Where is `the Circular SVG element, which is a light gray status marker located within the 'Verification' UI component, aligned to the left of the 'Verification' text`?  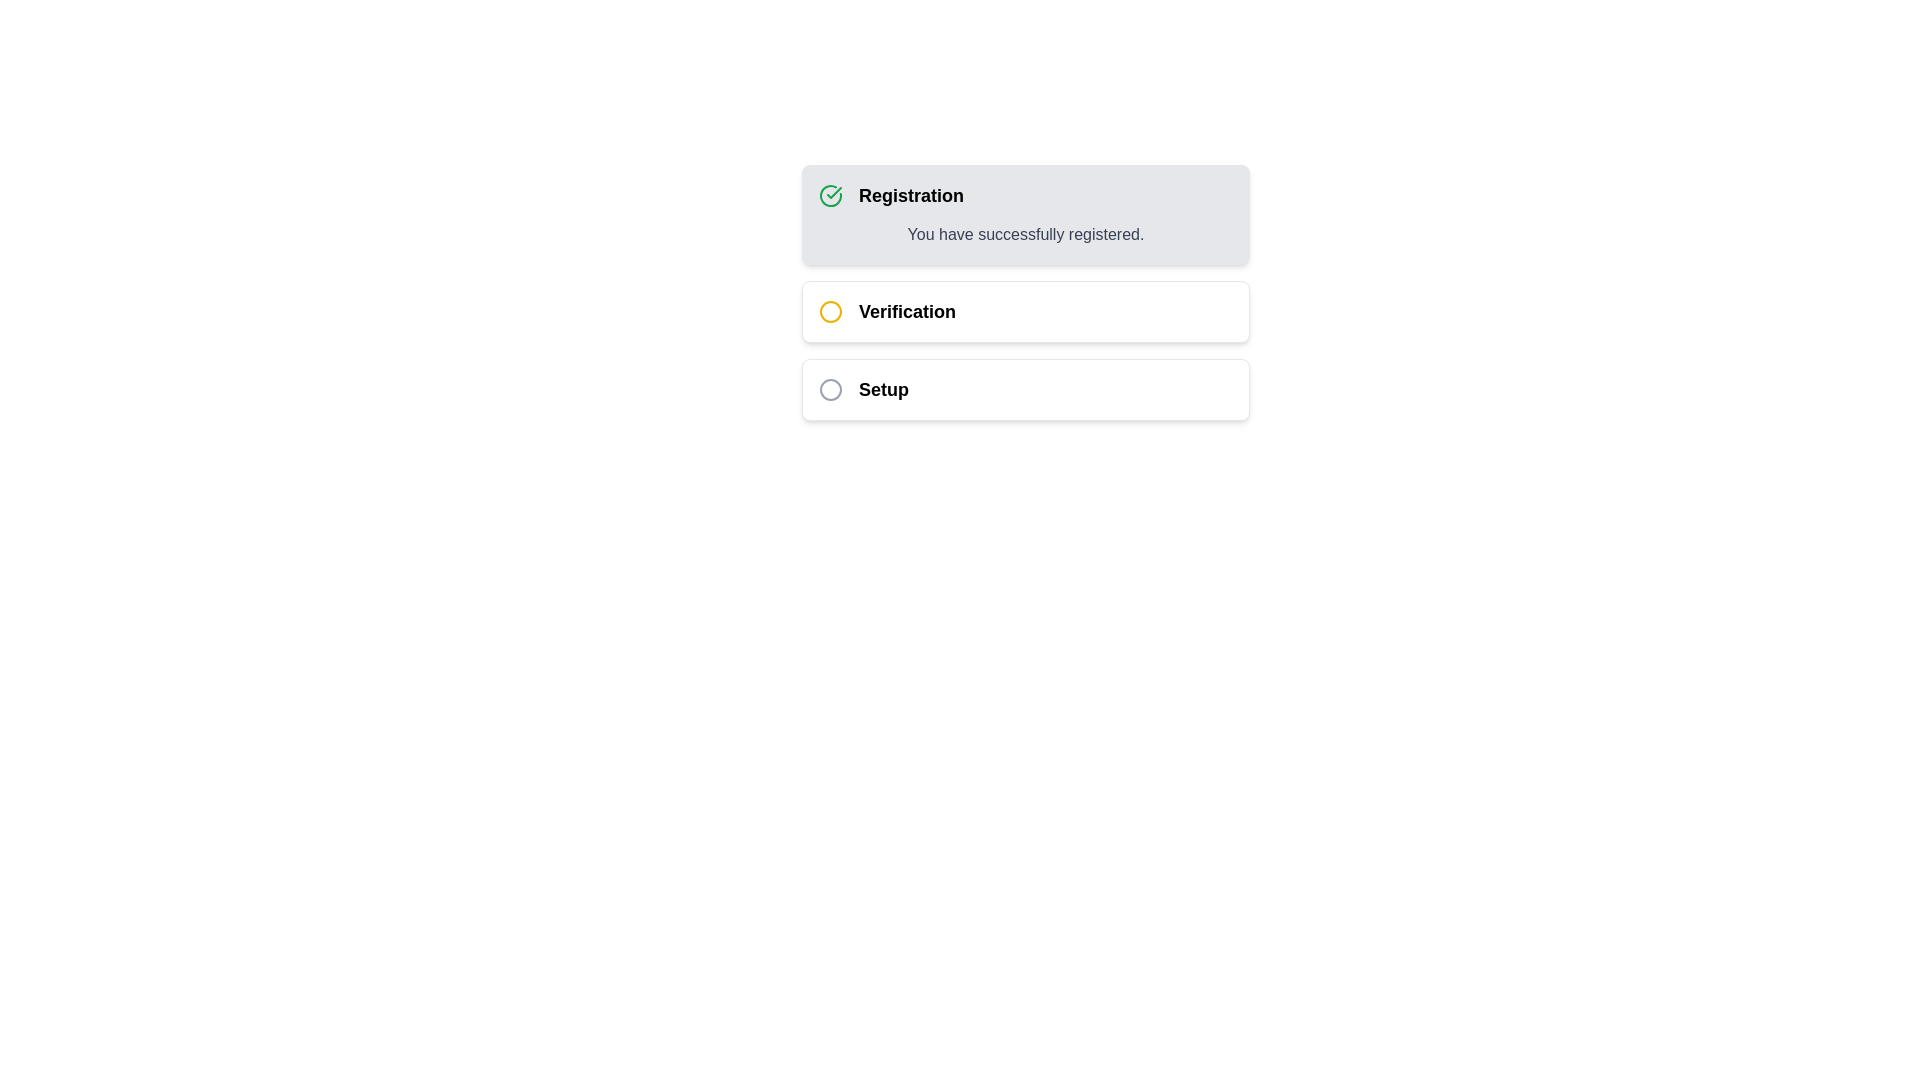 the Circular SVG element, which is a light gray status marker located within the 'Verification' UI component, aligned to the left of the 'Verification' text is located at coordinates (830, 389).